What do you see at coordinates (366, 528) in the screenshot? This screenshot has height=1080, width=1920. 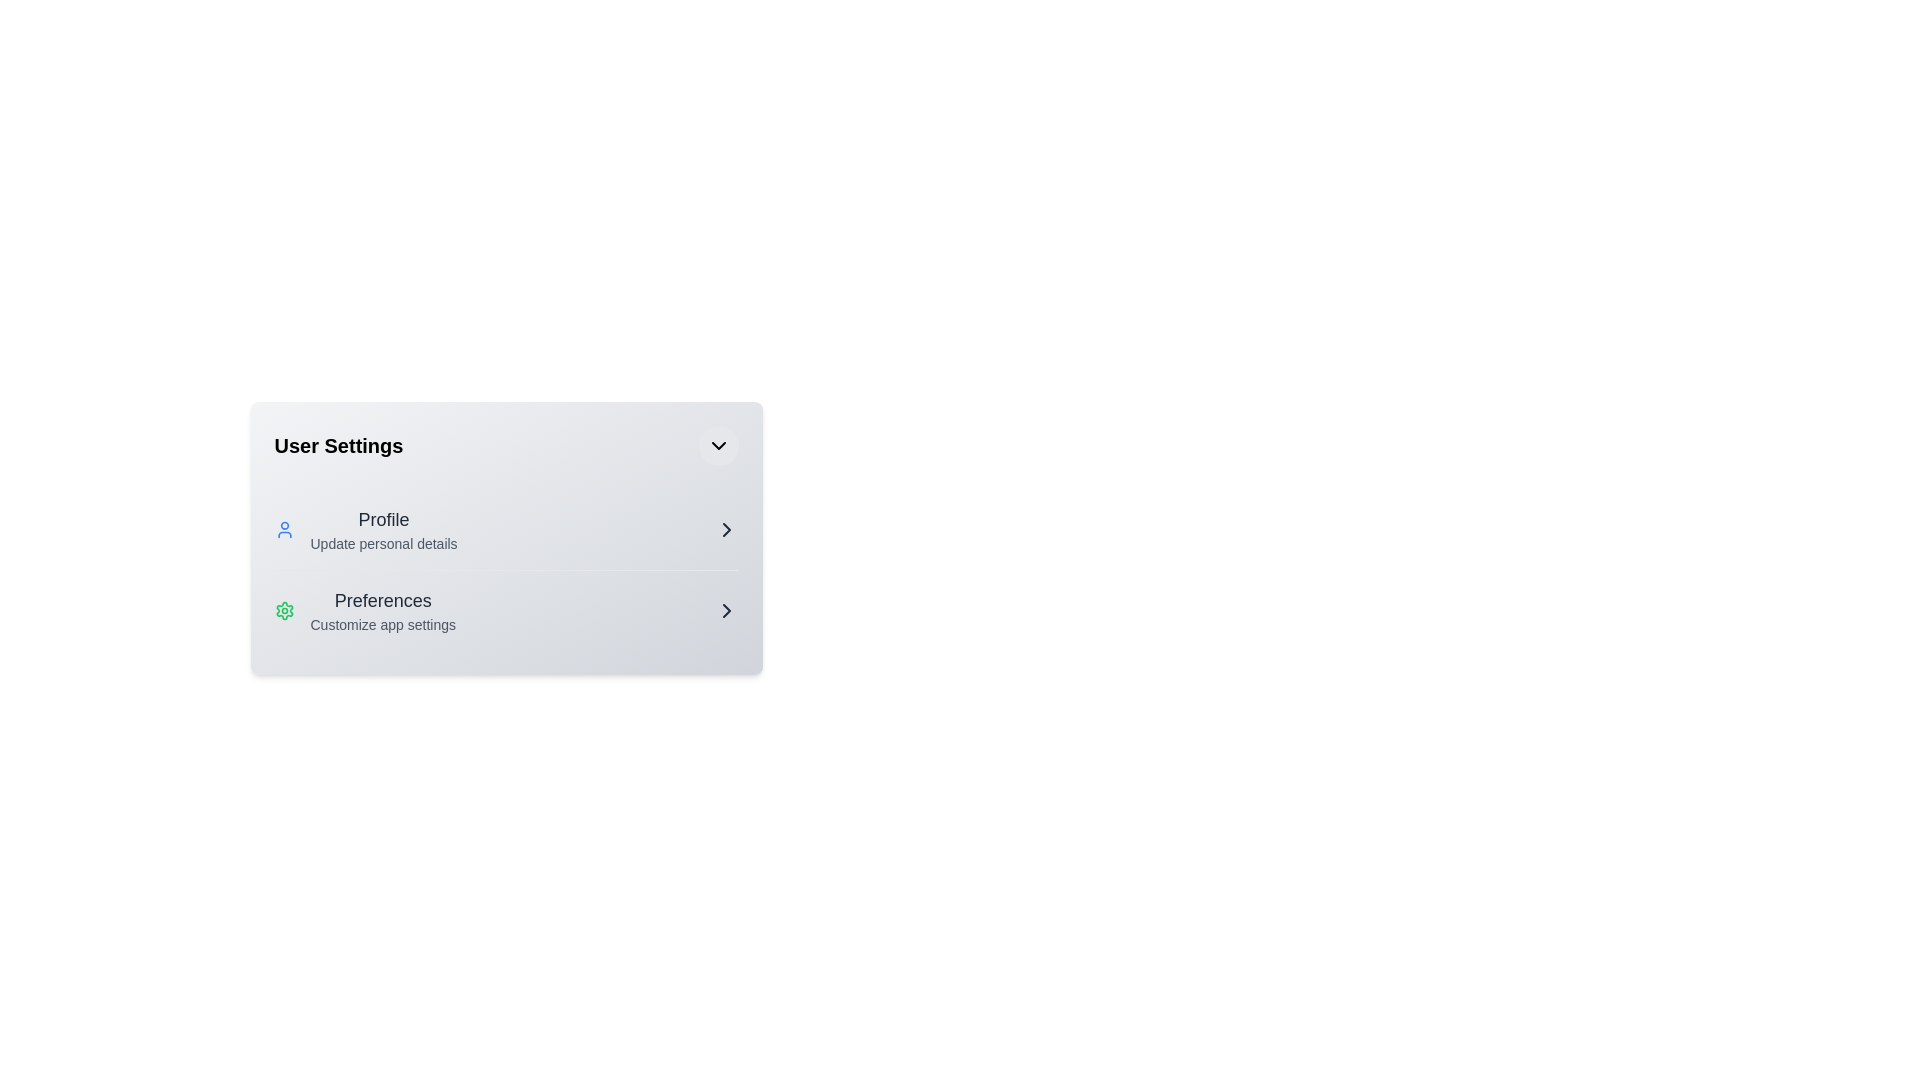 I see `the user profile section in the settings menu` at bounding box center [366, 528].